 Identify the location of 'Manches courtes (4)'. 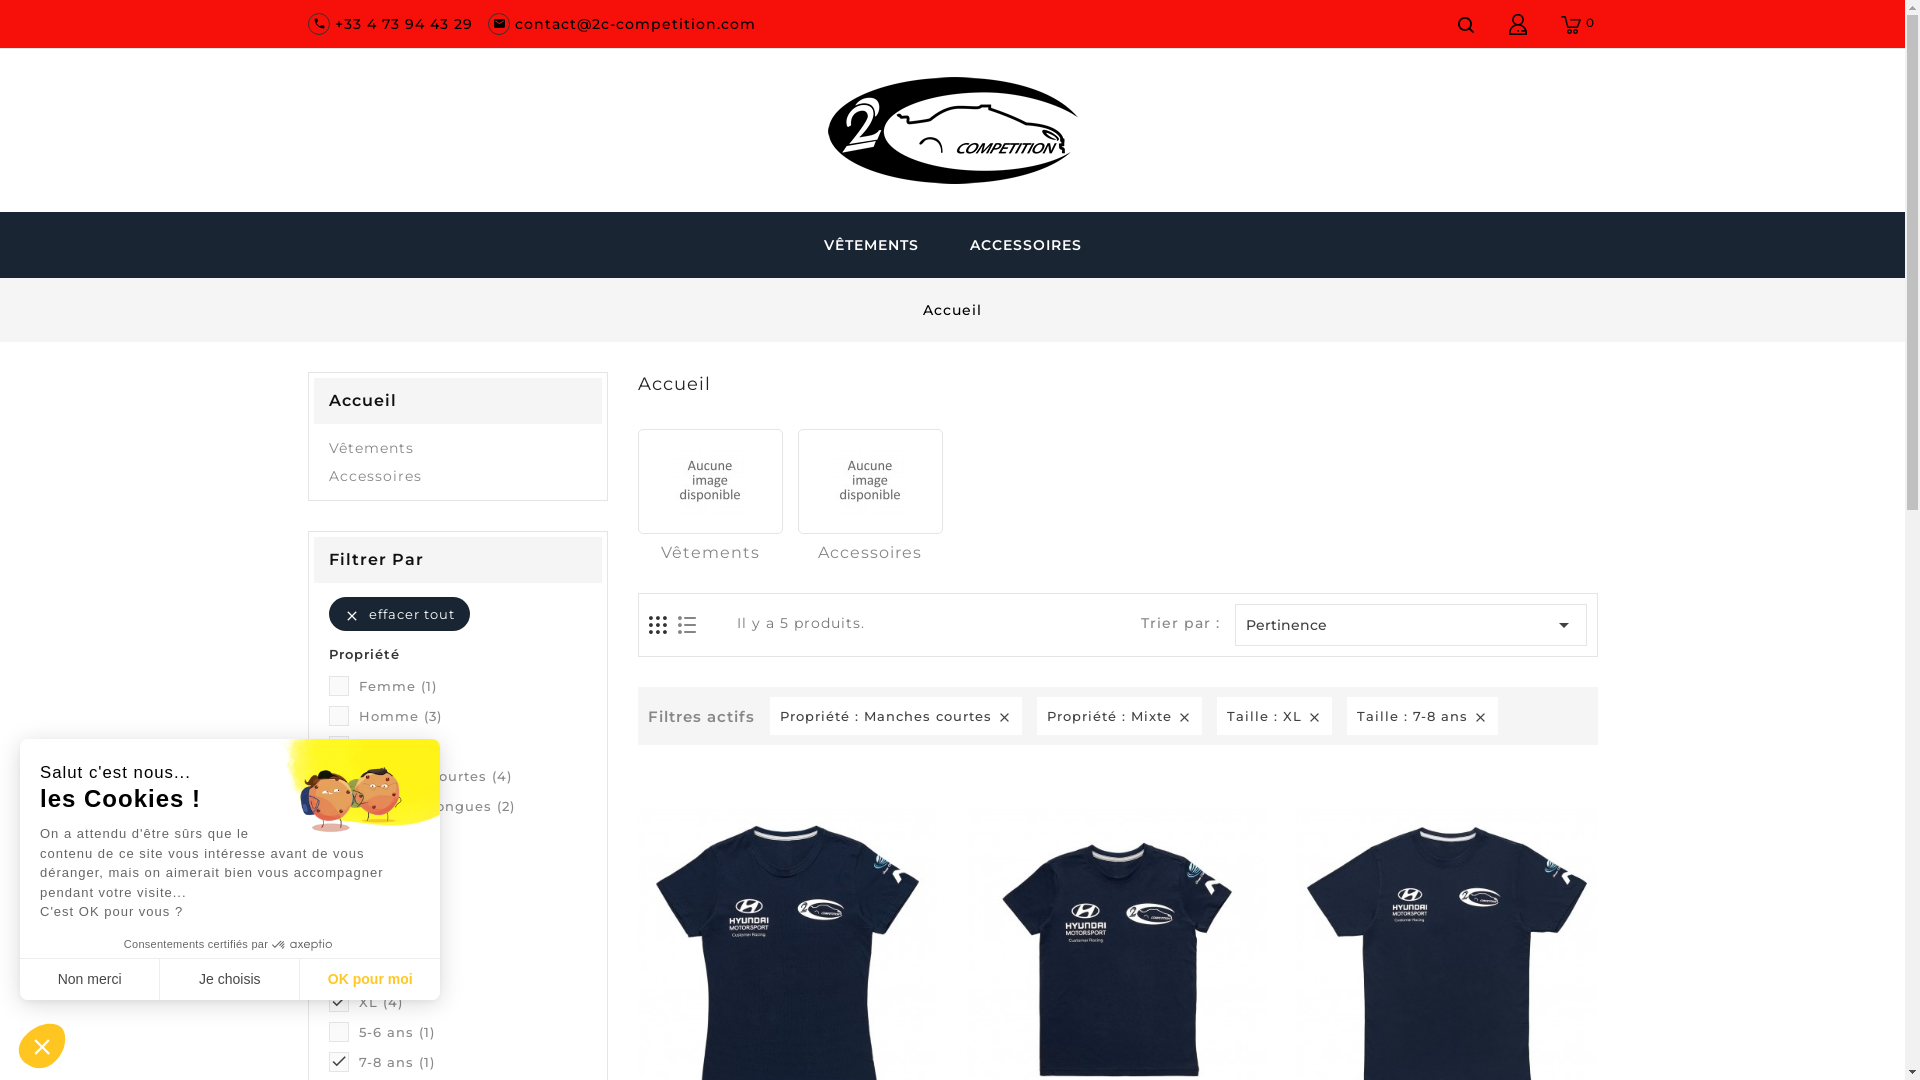
(470, 774).